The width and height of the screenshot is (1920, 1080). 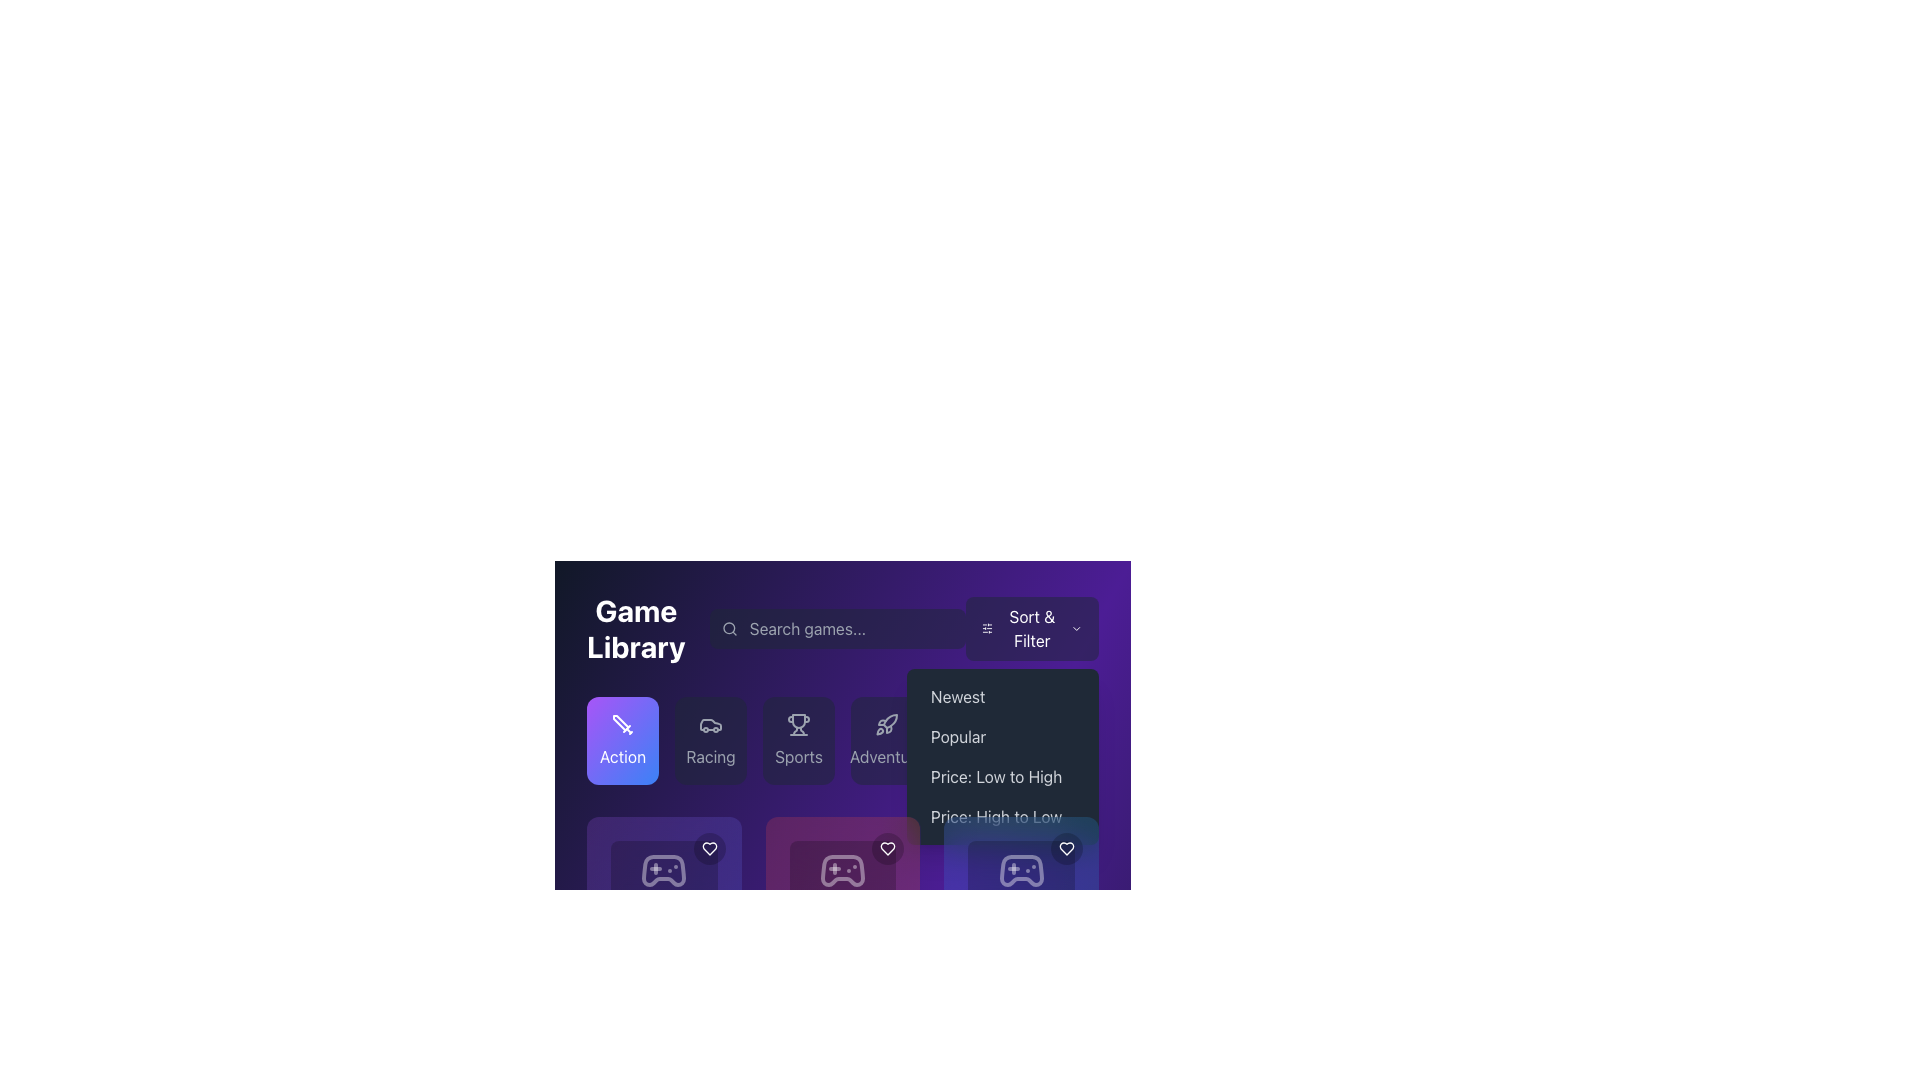 What do you see at coordinates (987, 627) in the screenshot?
I see `the horizontal sliders icon located within the 'Sort & Filter' button` at bounding box center [987, 627].